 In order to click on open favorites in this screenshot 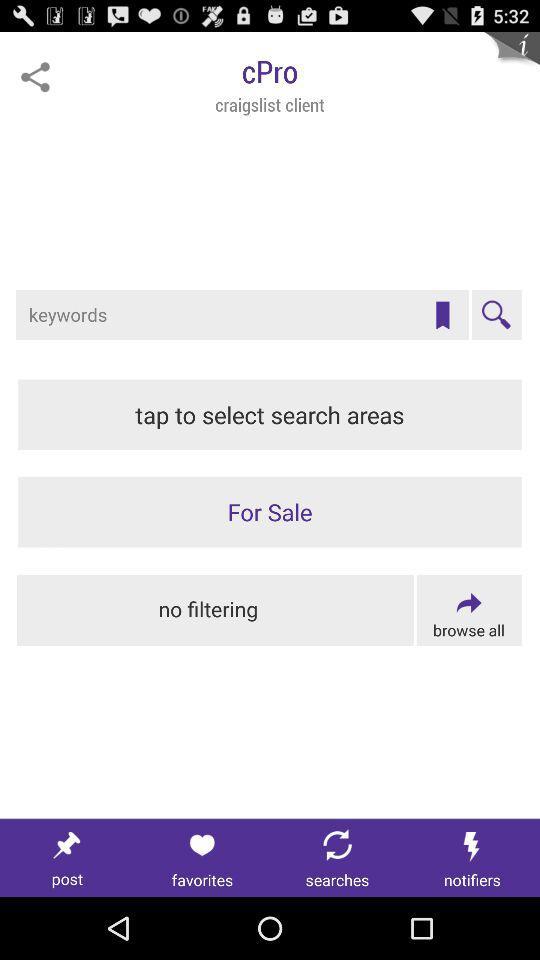, I will do `click(202, 857)`.